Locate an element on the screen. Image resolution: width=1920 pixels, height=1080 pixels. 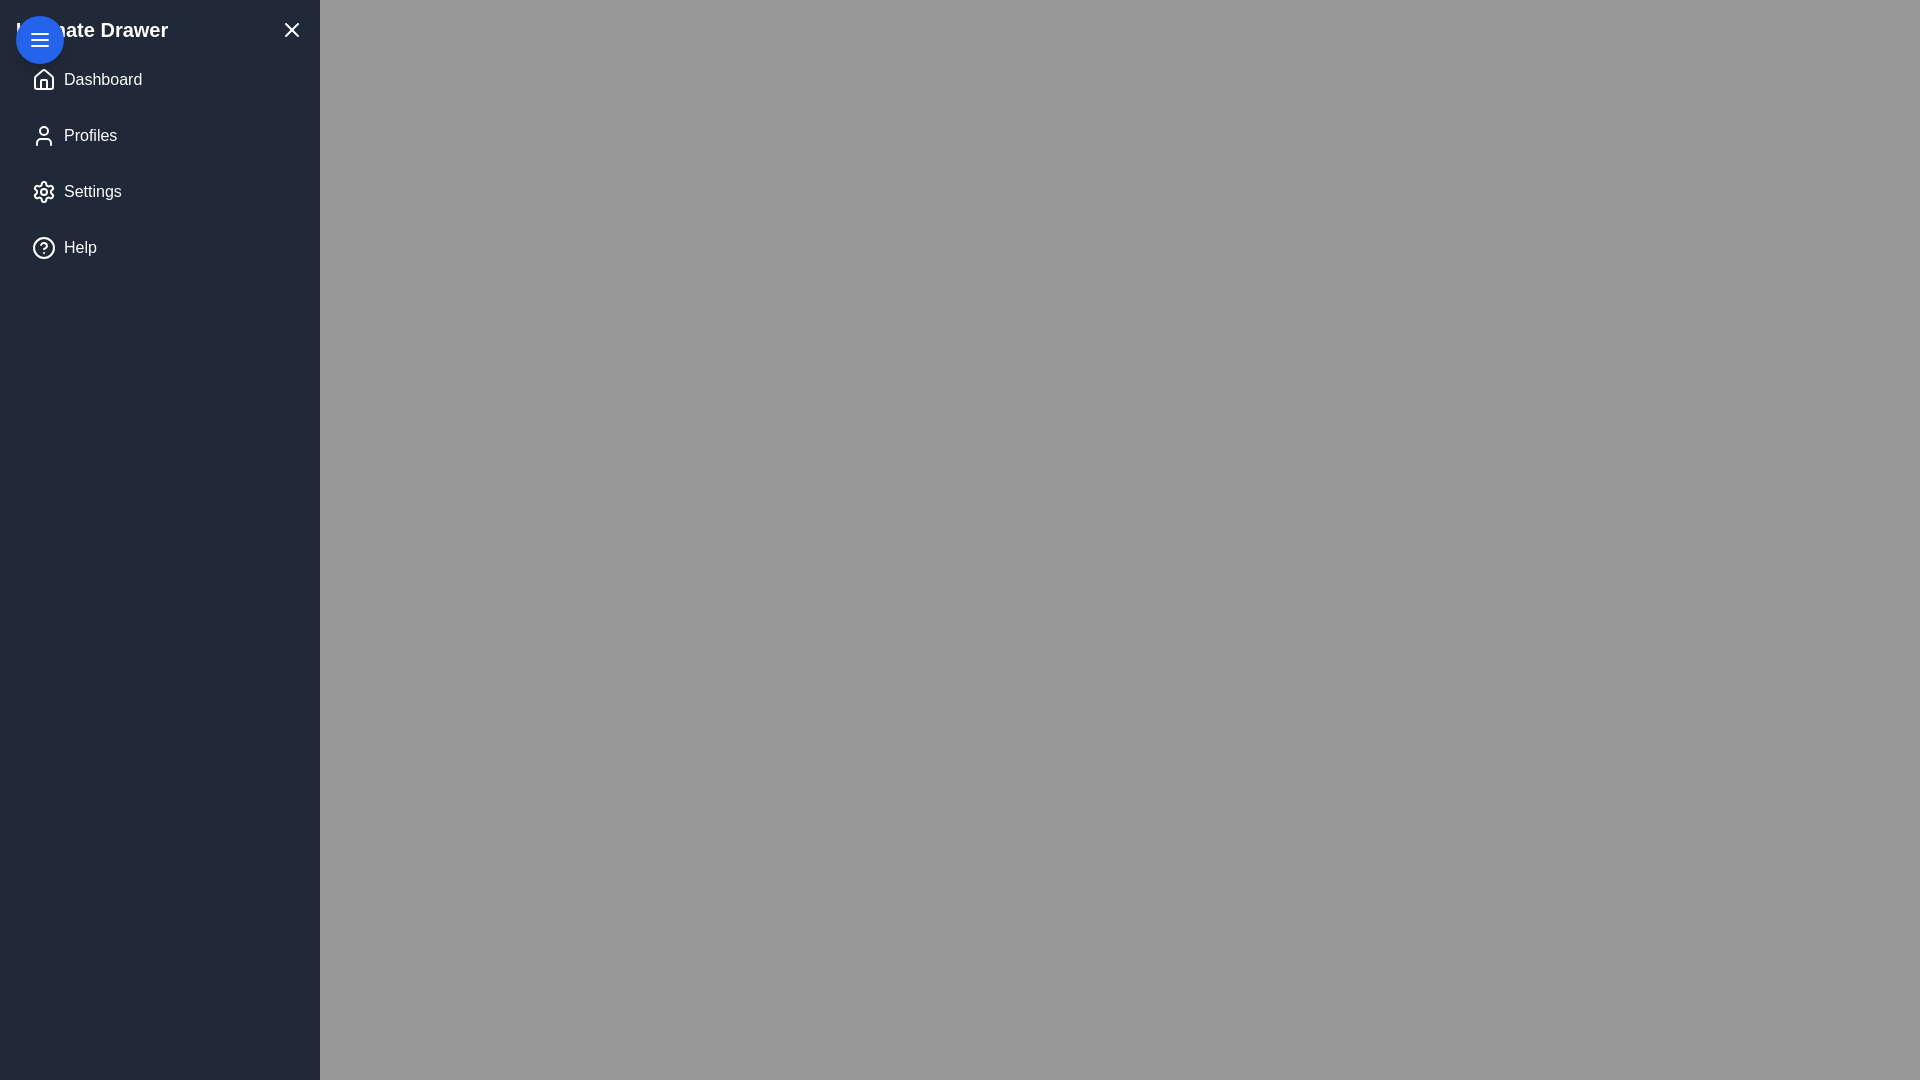
bold text labeled 'Ultimate Drawer' located at the upper left corner of the sidebar panel is located at coordinates (91, 30).